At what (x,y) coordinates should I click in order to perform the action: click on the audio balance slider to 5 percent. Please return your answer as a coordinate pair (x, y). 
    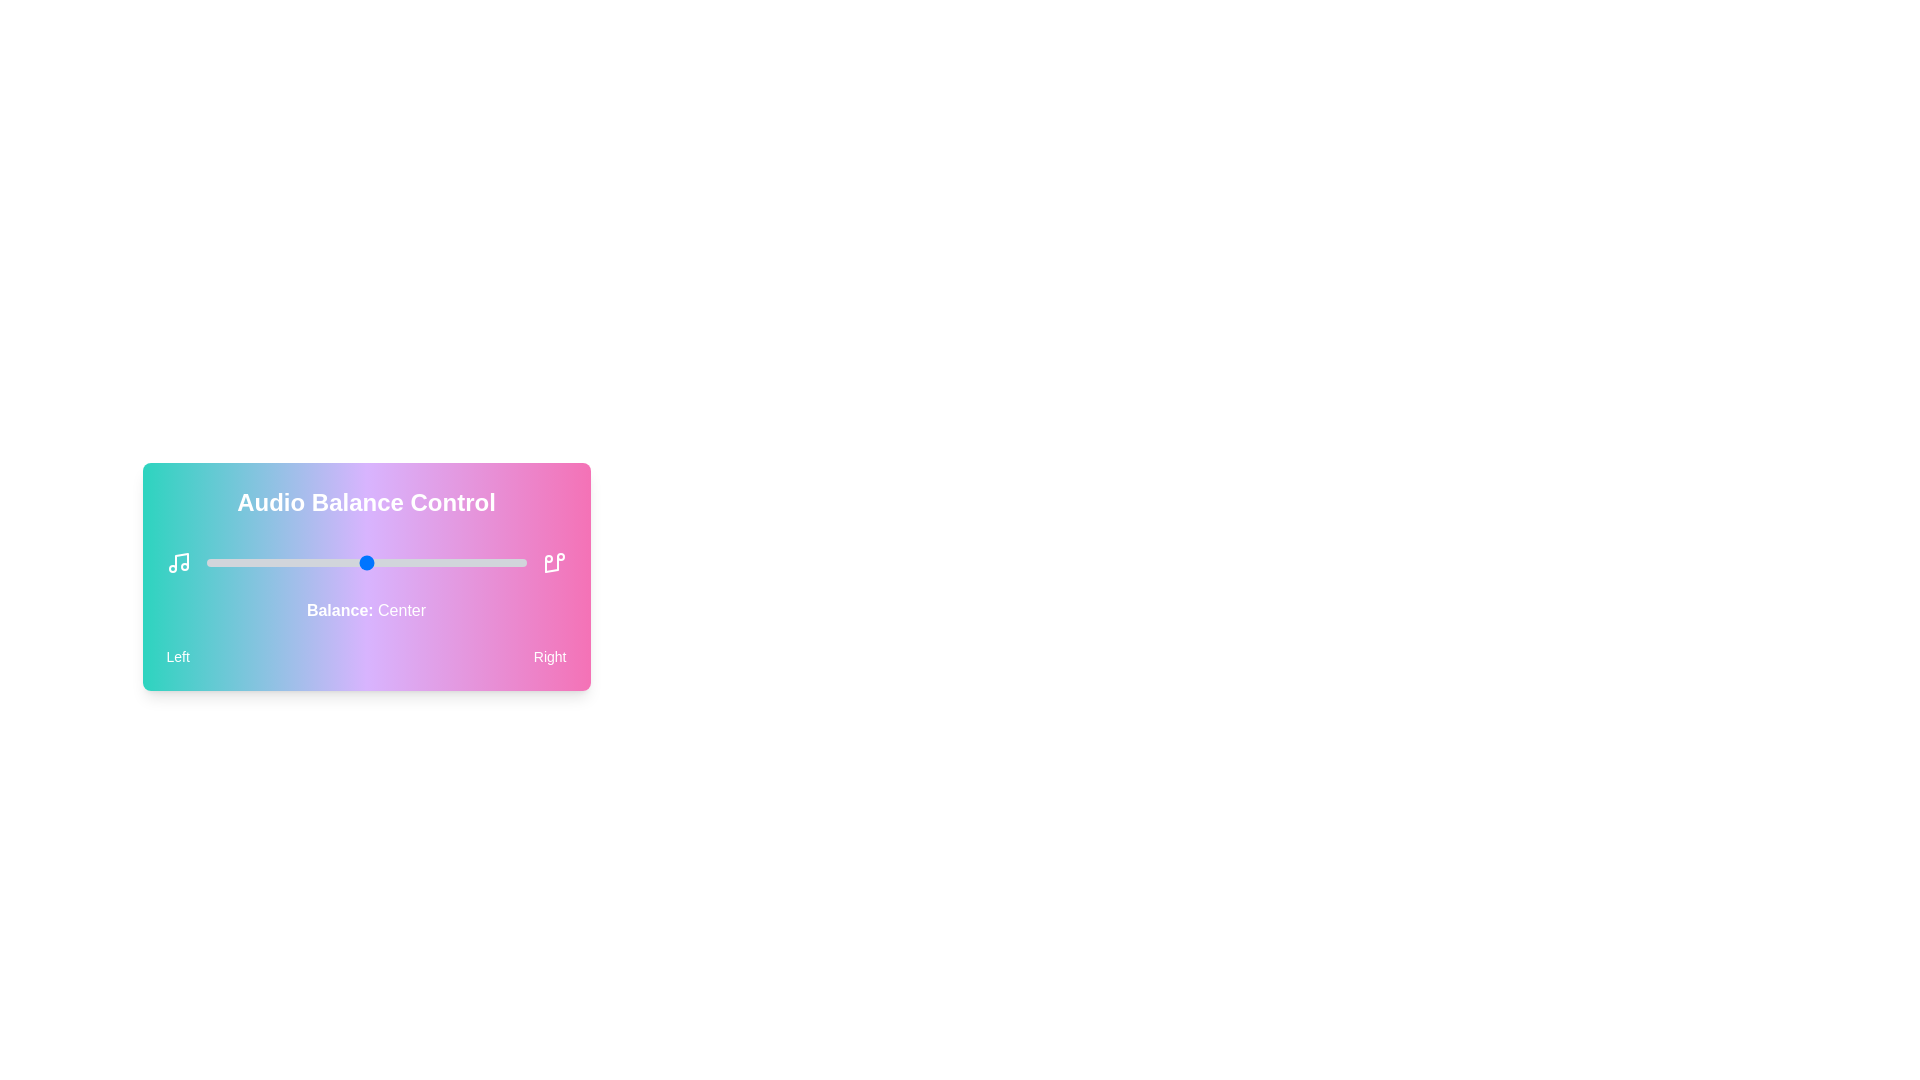
    Looking at the image, I should click on (222, 563).